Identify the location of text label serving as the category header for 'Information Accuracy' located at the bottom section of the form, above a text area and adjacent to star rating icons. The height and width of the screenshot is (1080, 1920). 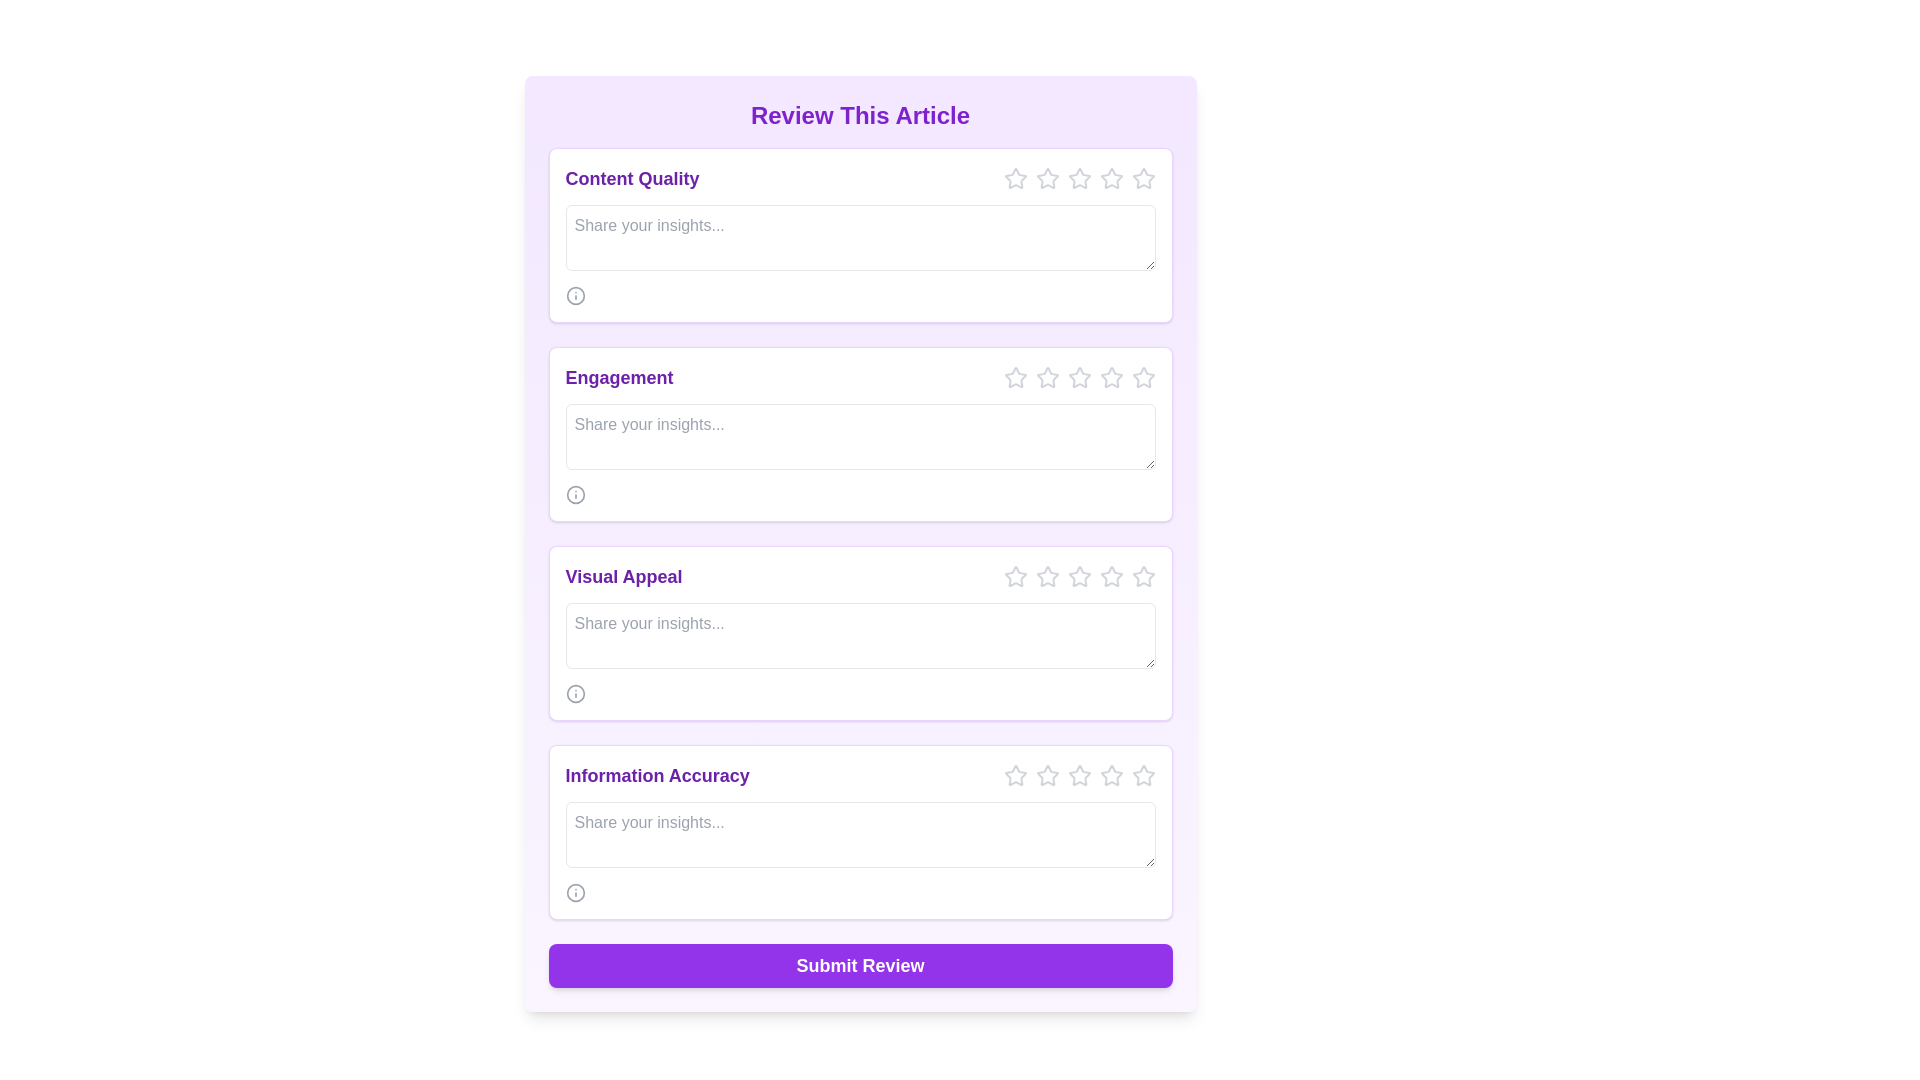
(657, 774).